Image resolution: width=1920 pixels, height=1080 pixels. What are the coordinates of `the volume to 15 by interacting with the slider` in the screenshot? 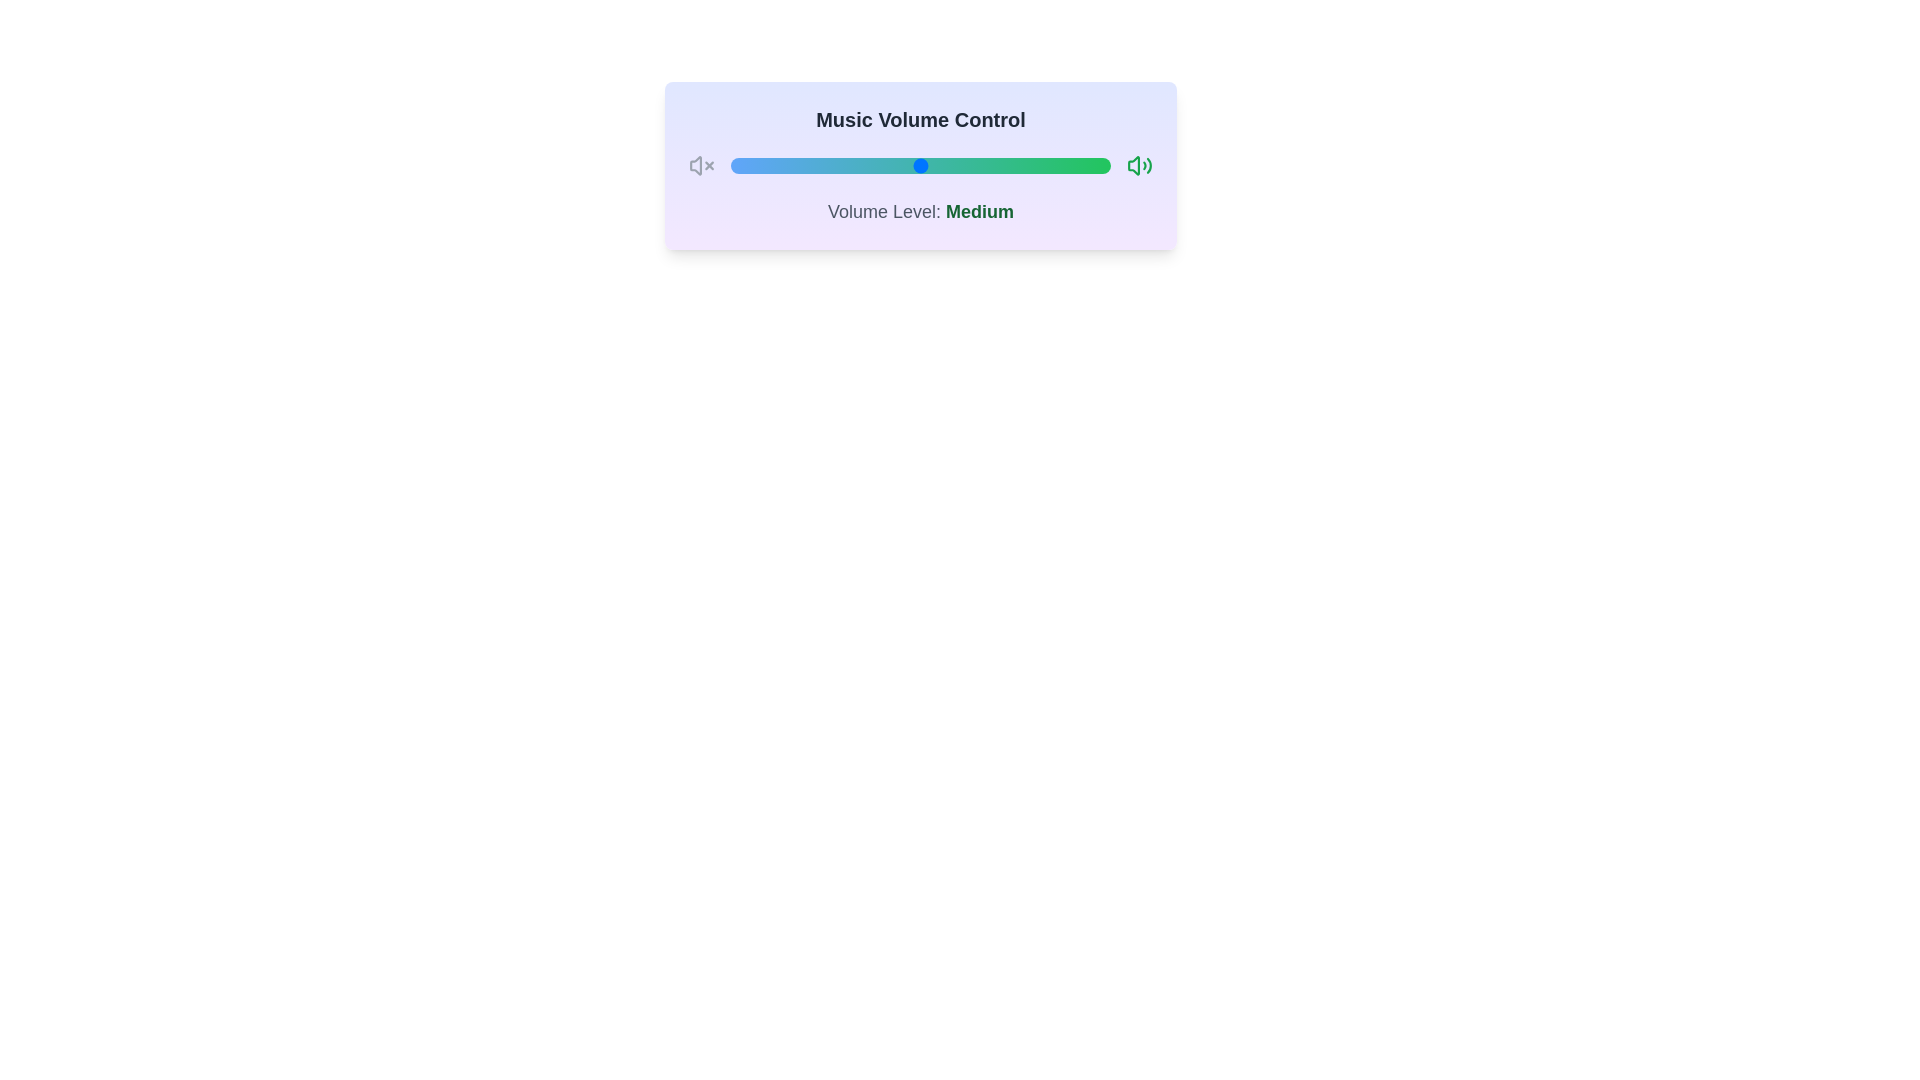 It's located at (787, 164).